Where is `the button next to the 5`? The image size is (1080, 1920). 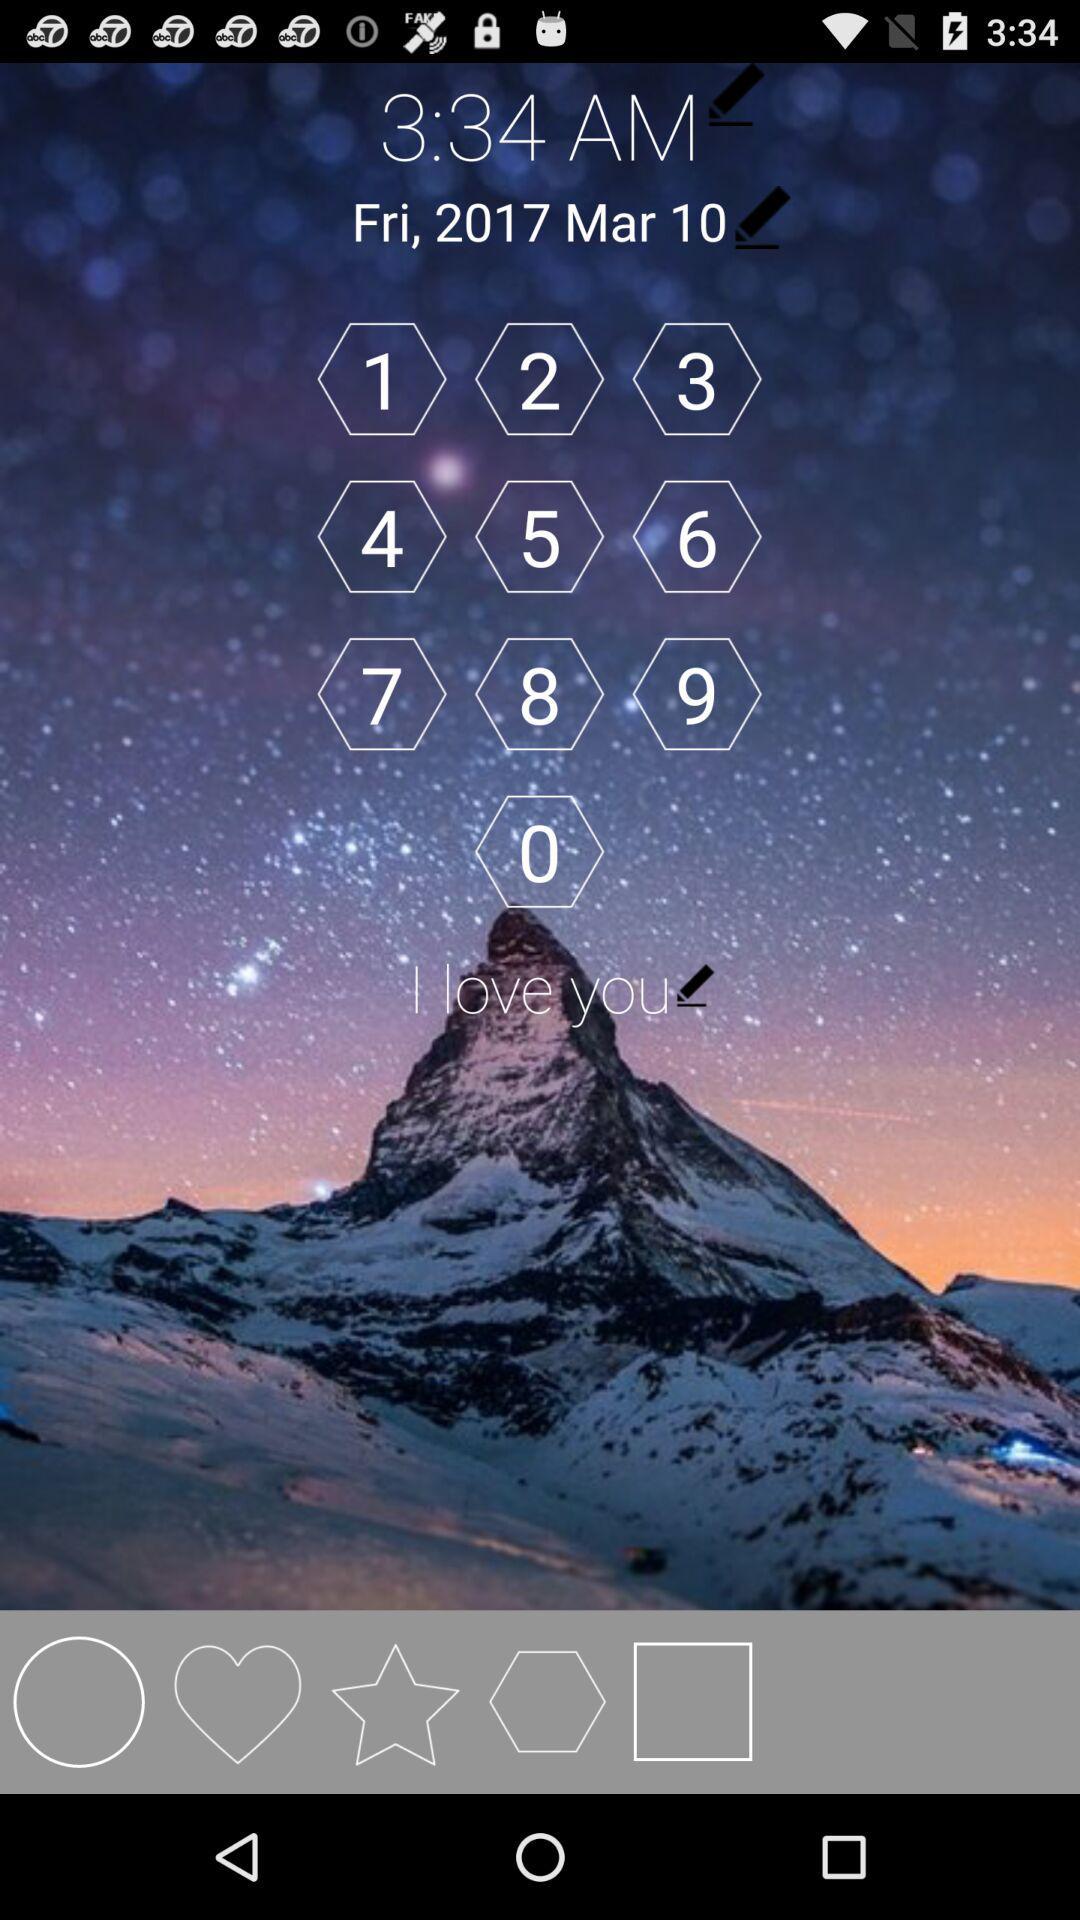 the button next to the 5 is located at coordinates (382, 536).